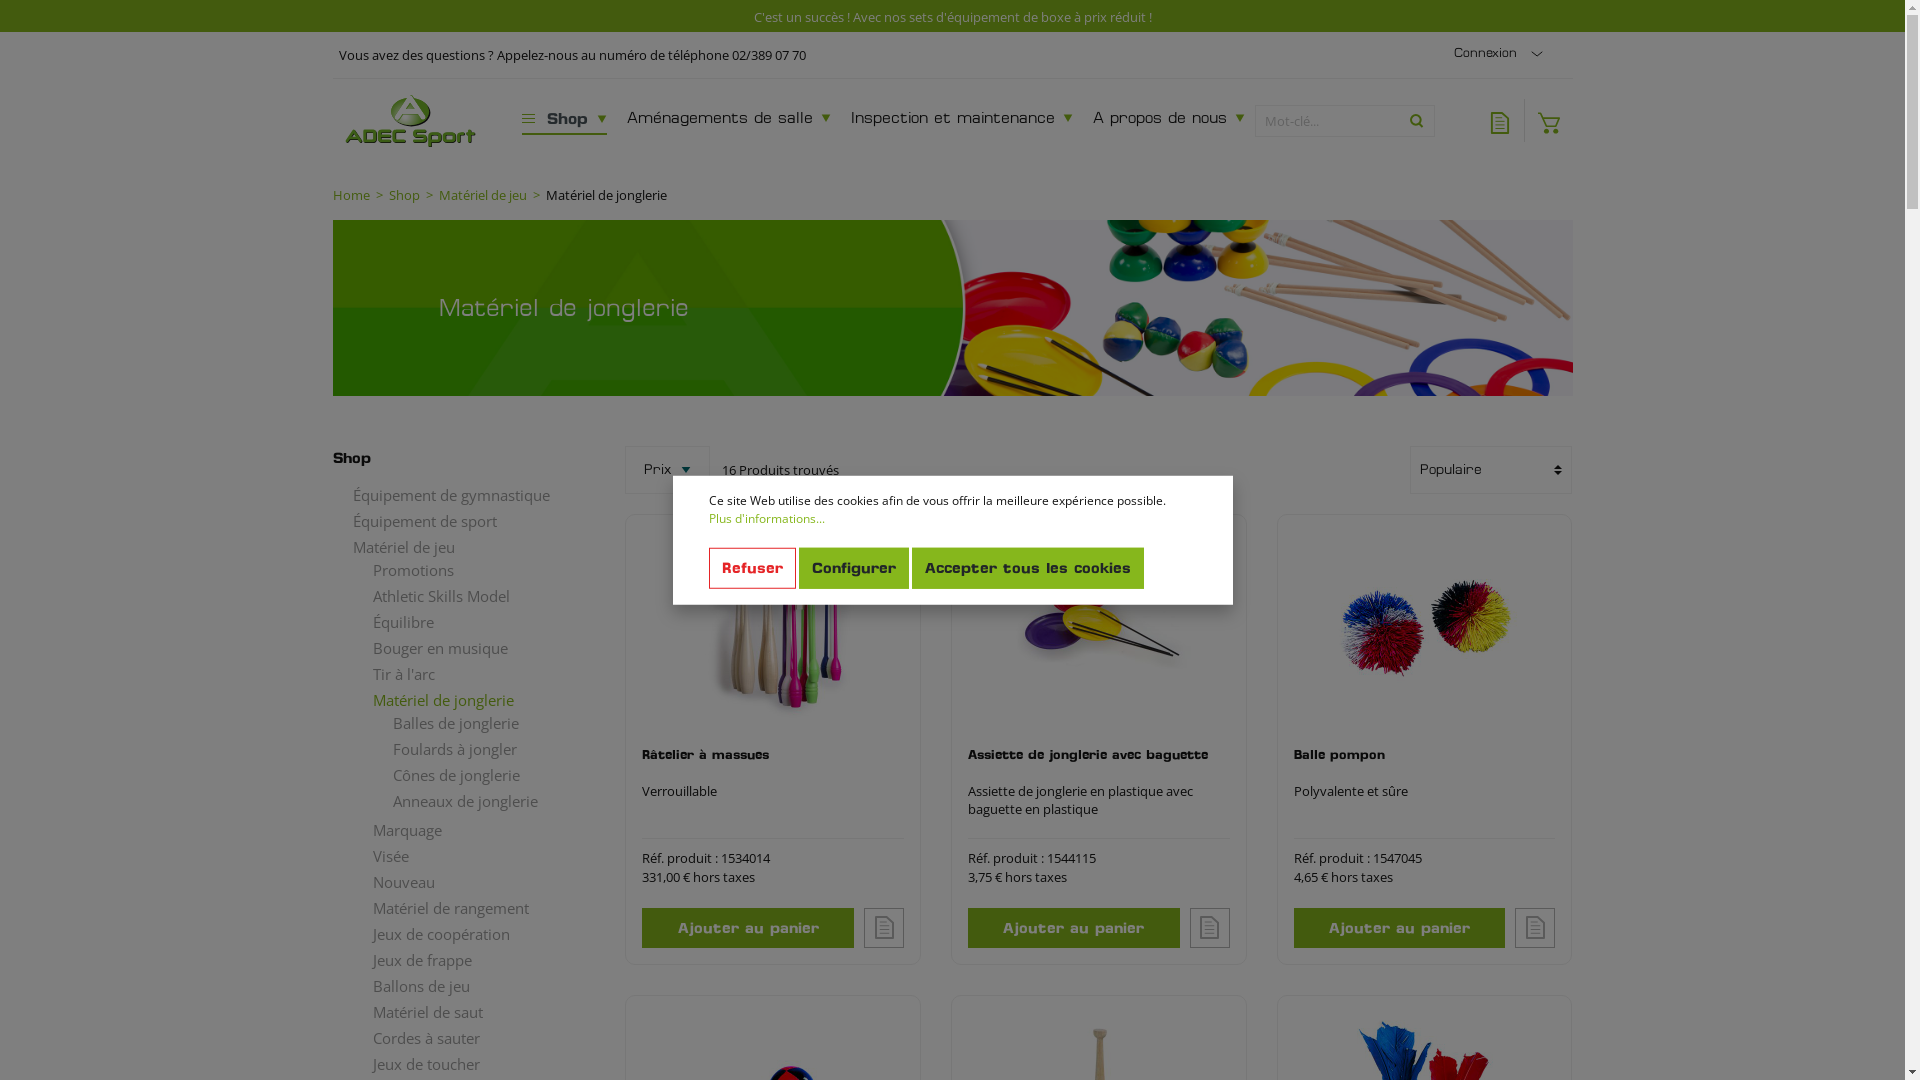 Image resolution: width=1920 pixels, height=1080 pixels. I want to click on 'A propos de nous', so click(1169, 120).